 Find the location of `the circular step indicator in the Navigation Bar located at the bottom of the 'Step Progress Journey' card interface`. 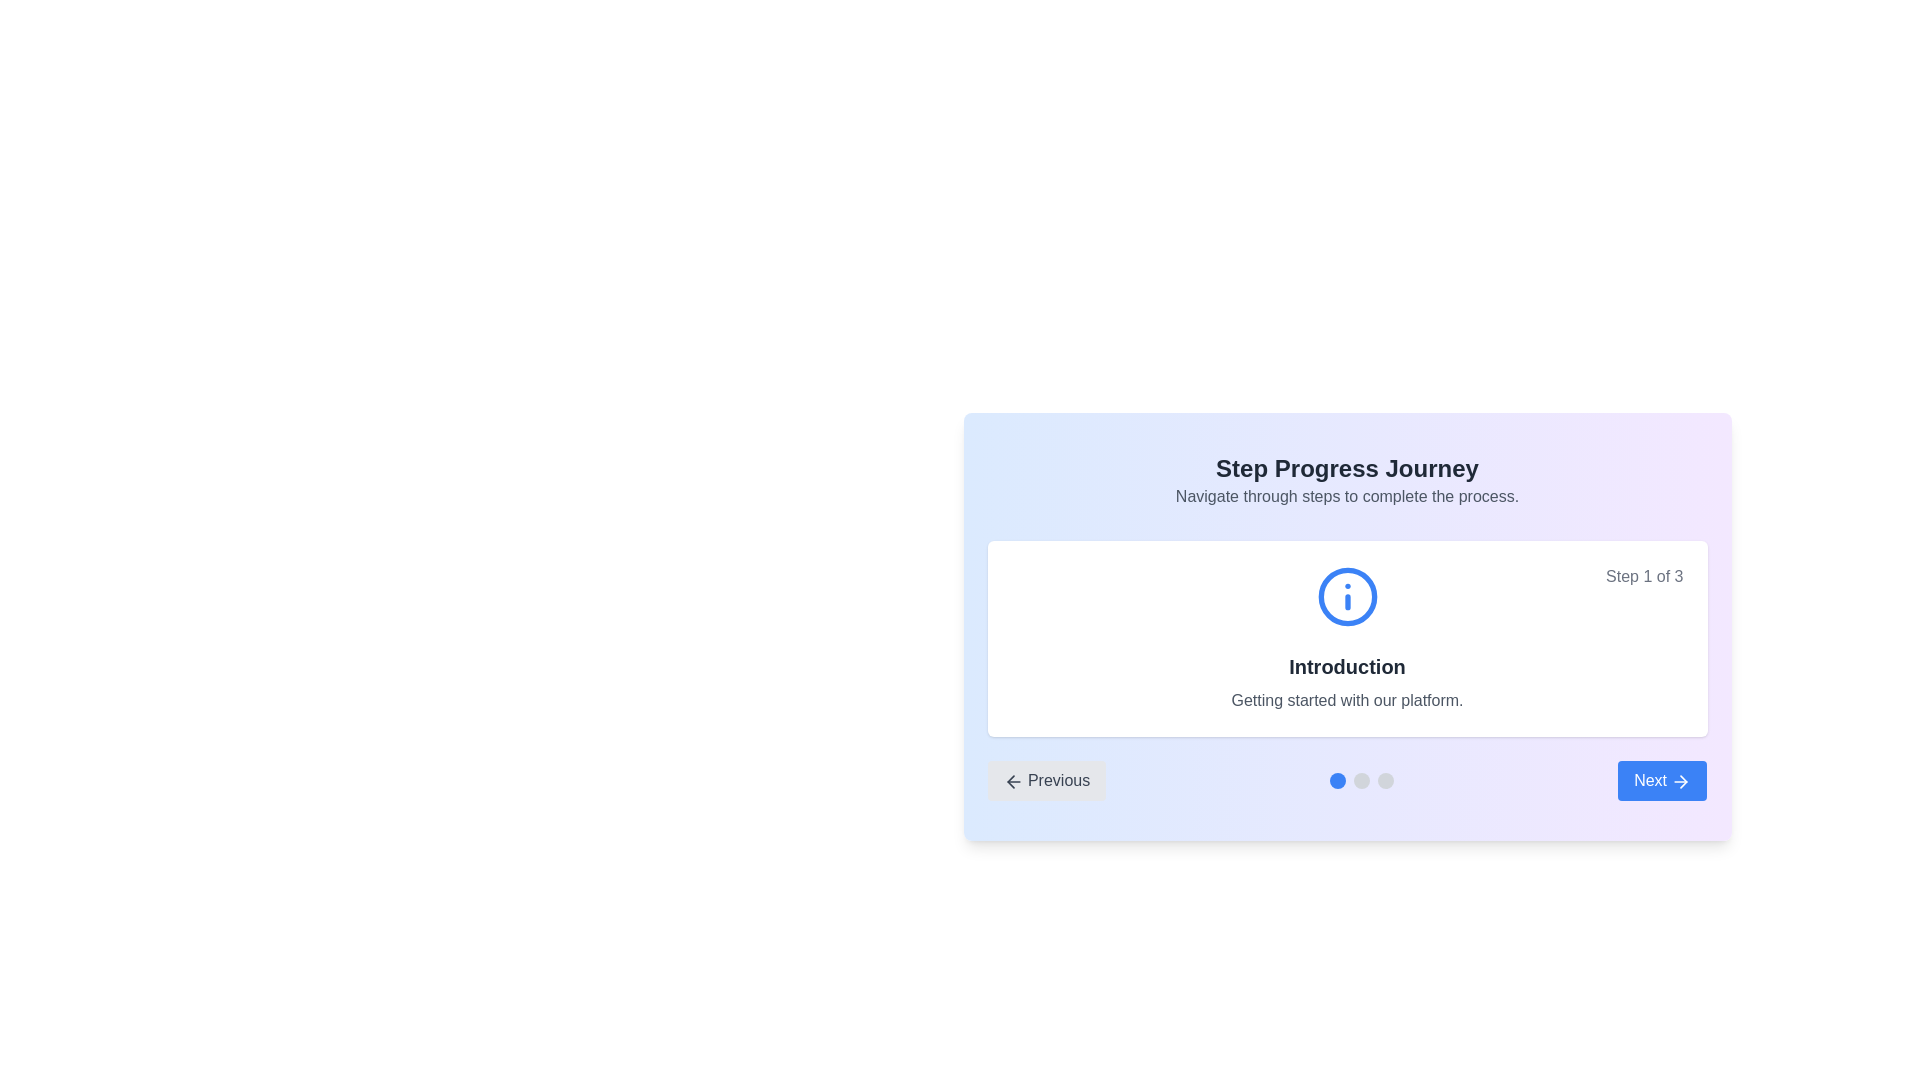

the circular step indicator in the Navigation Bar located at the bottom of the 'Step Progress Journey' card interface is located at coordinates (1347, 779).